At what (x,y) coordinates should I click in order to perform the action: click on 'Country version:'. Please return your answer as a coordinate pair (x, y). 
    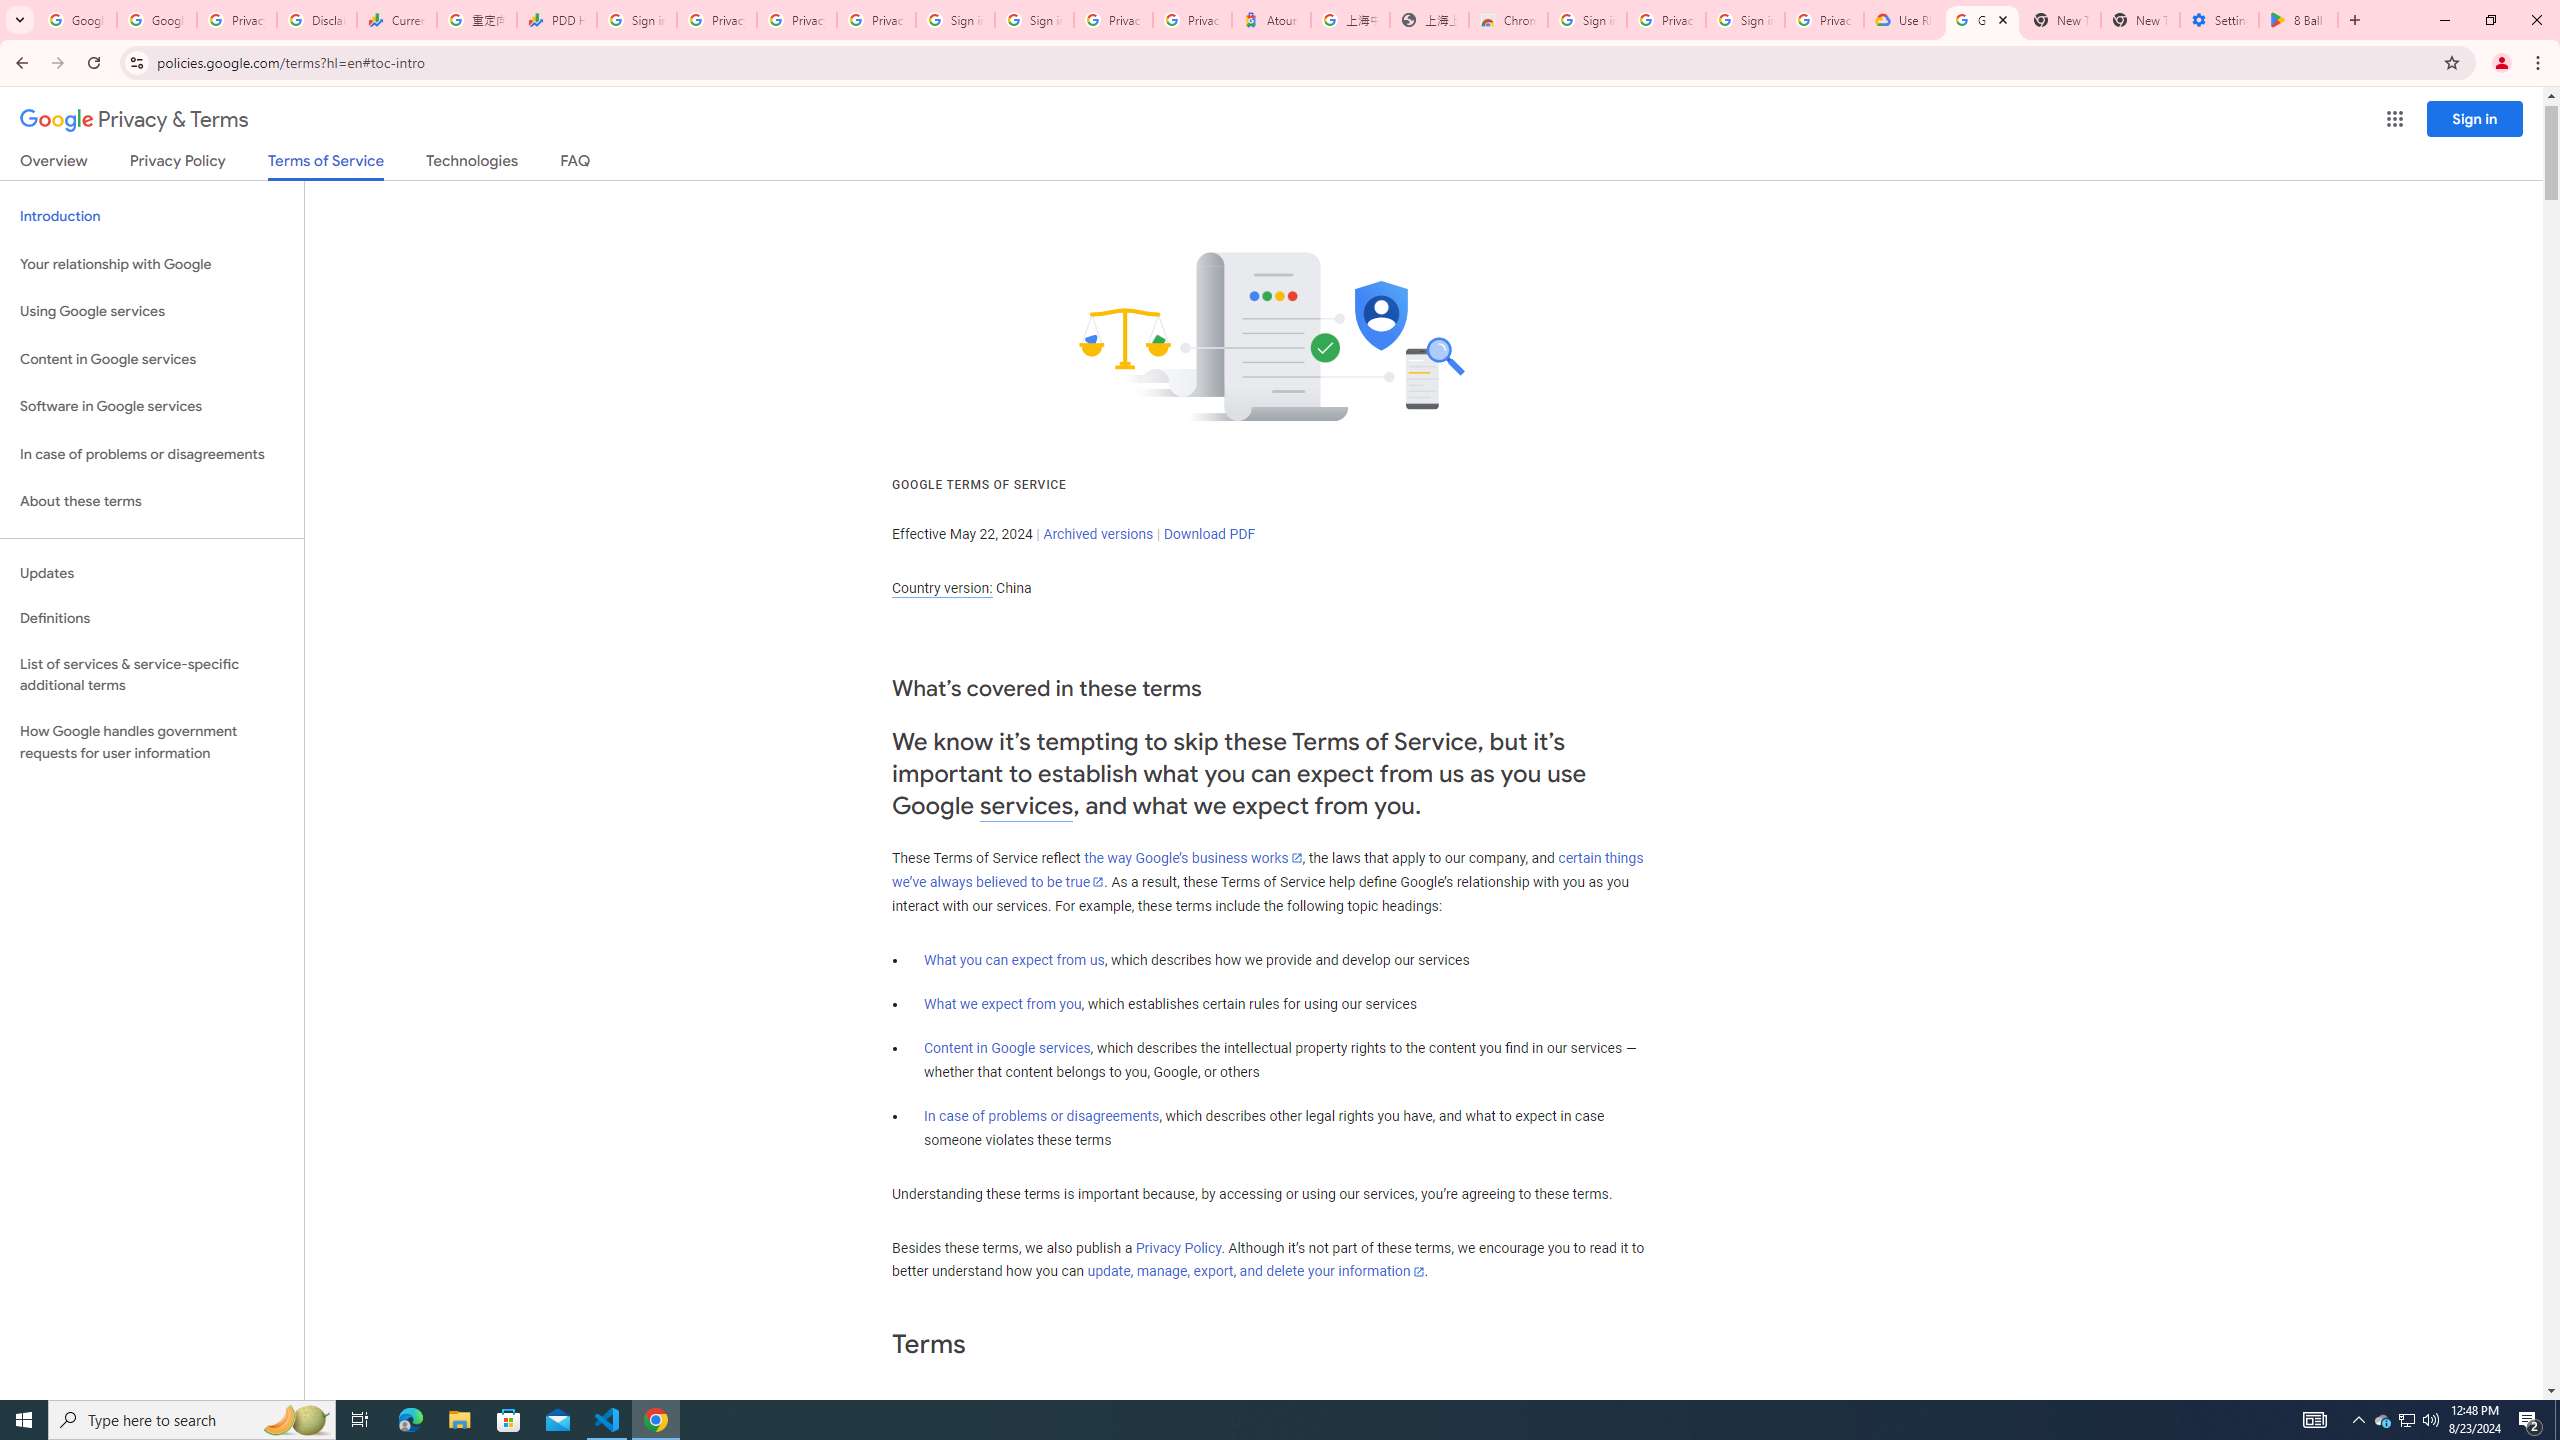
    Looking at the image, I should click on (941, 587).